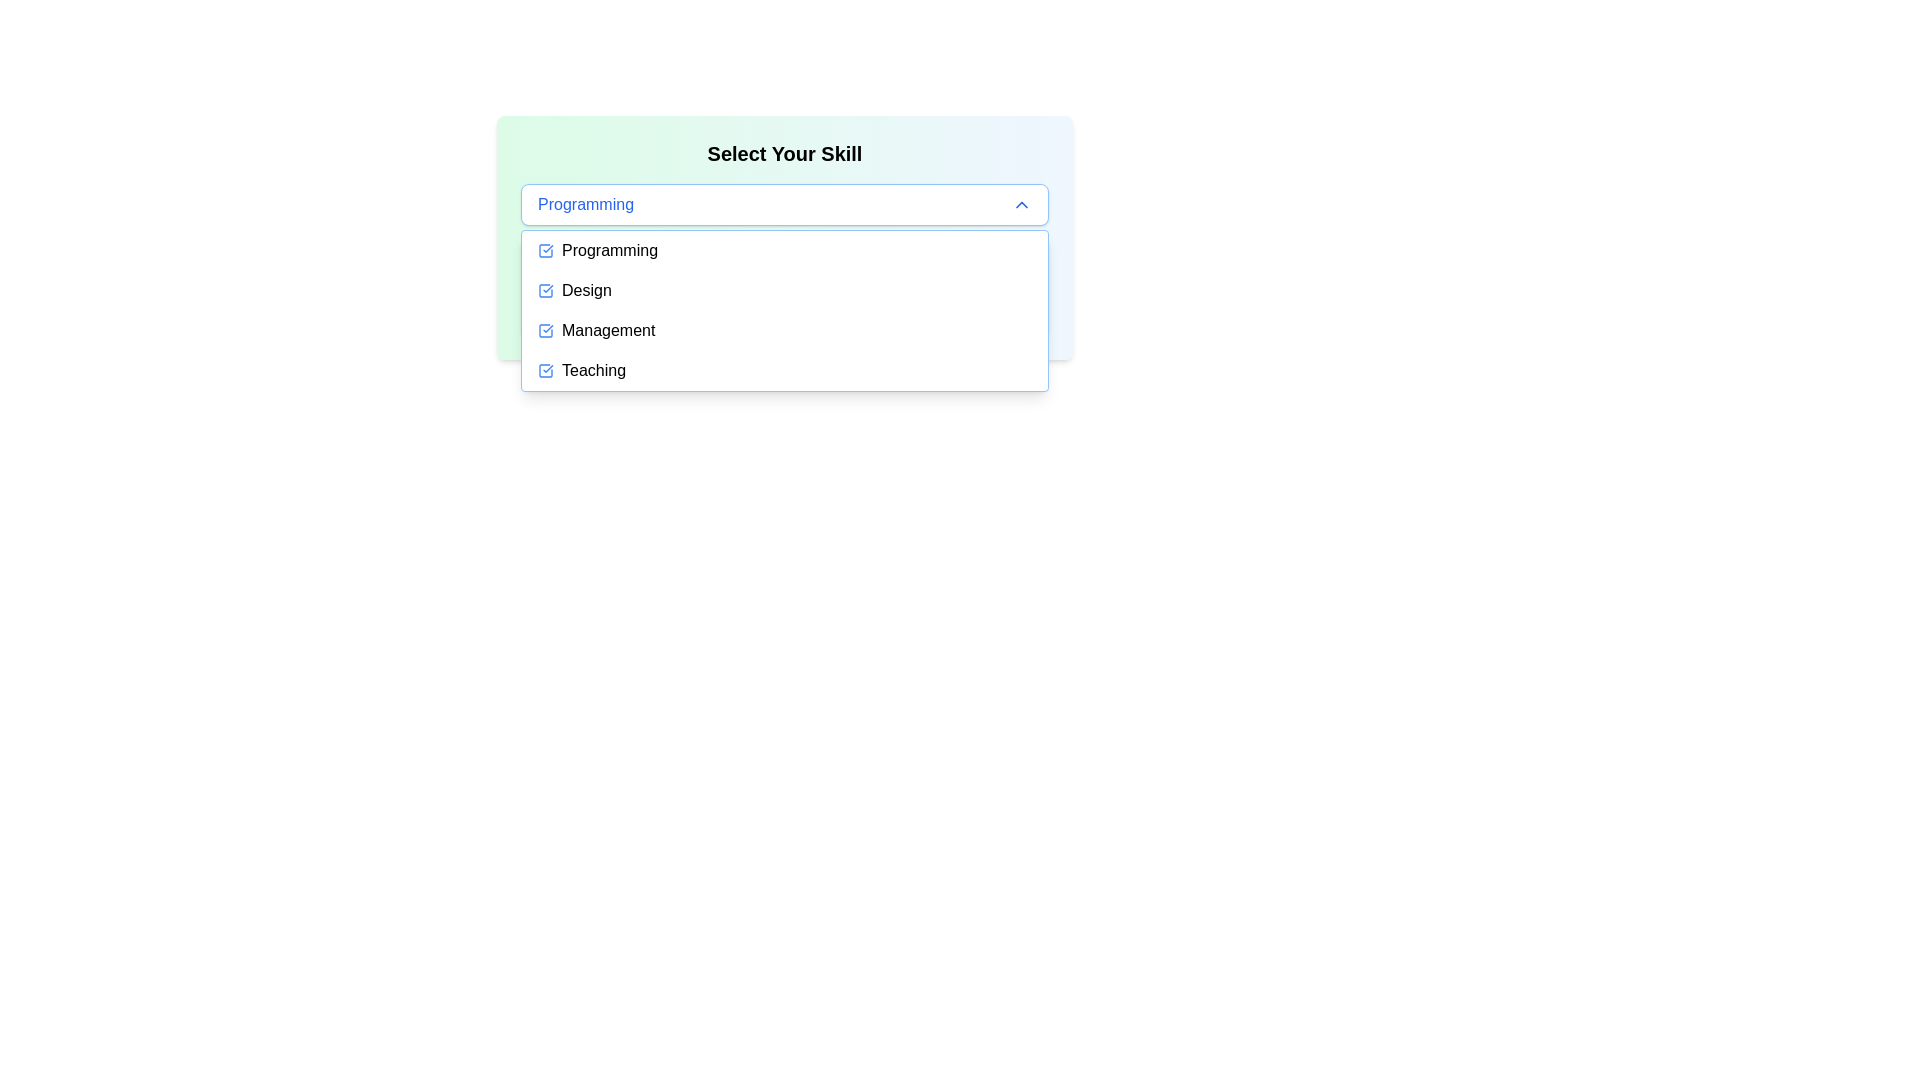 This screenshot has width=1920, height=1080. Describe the element at coordinates (546, 290) in the screenshot. I see `the selectable state indicator icon for the 'Design' option in the dropdown menu below the 'Programming' trigger` at that location.